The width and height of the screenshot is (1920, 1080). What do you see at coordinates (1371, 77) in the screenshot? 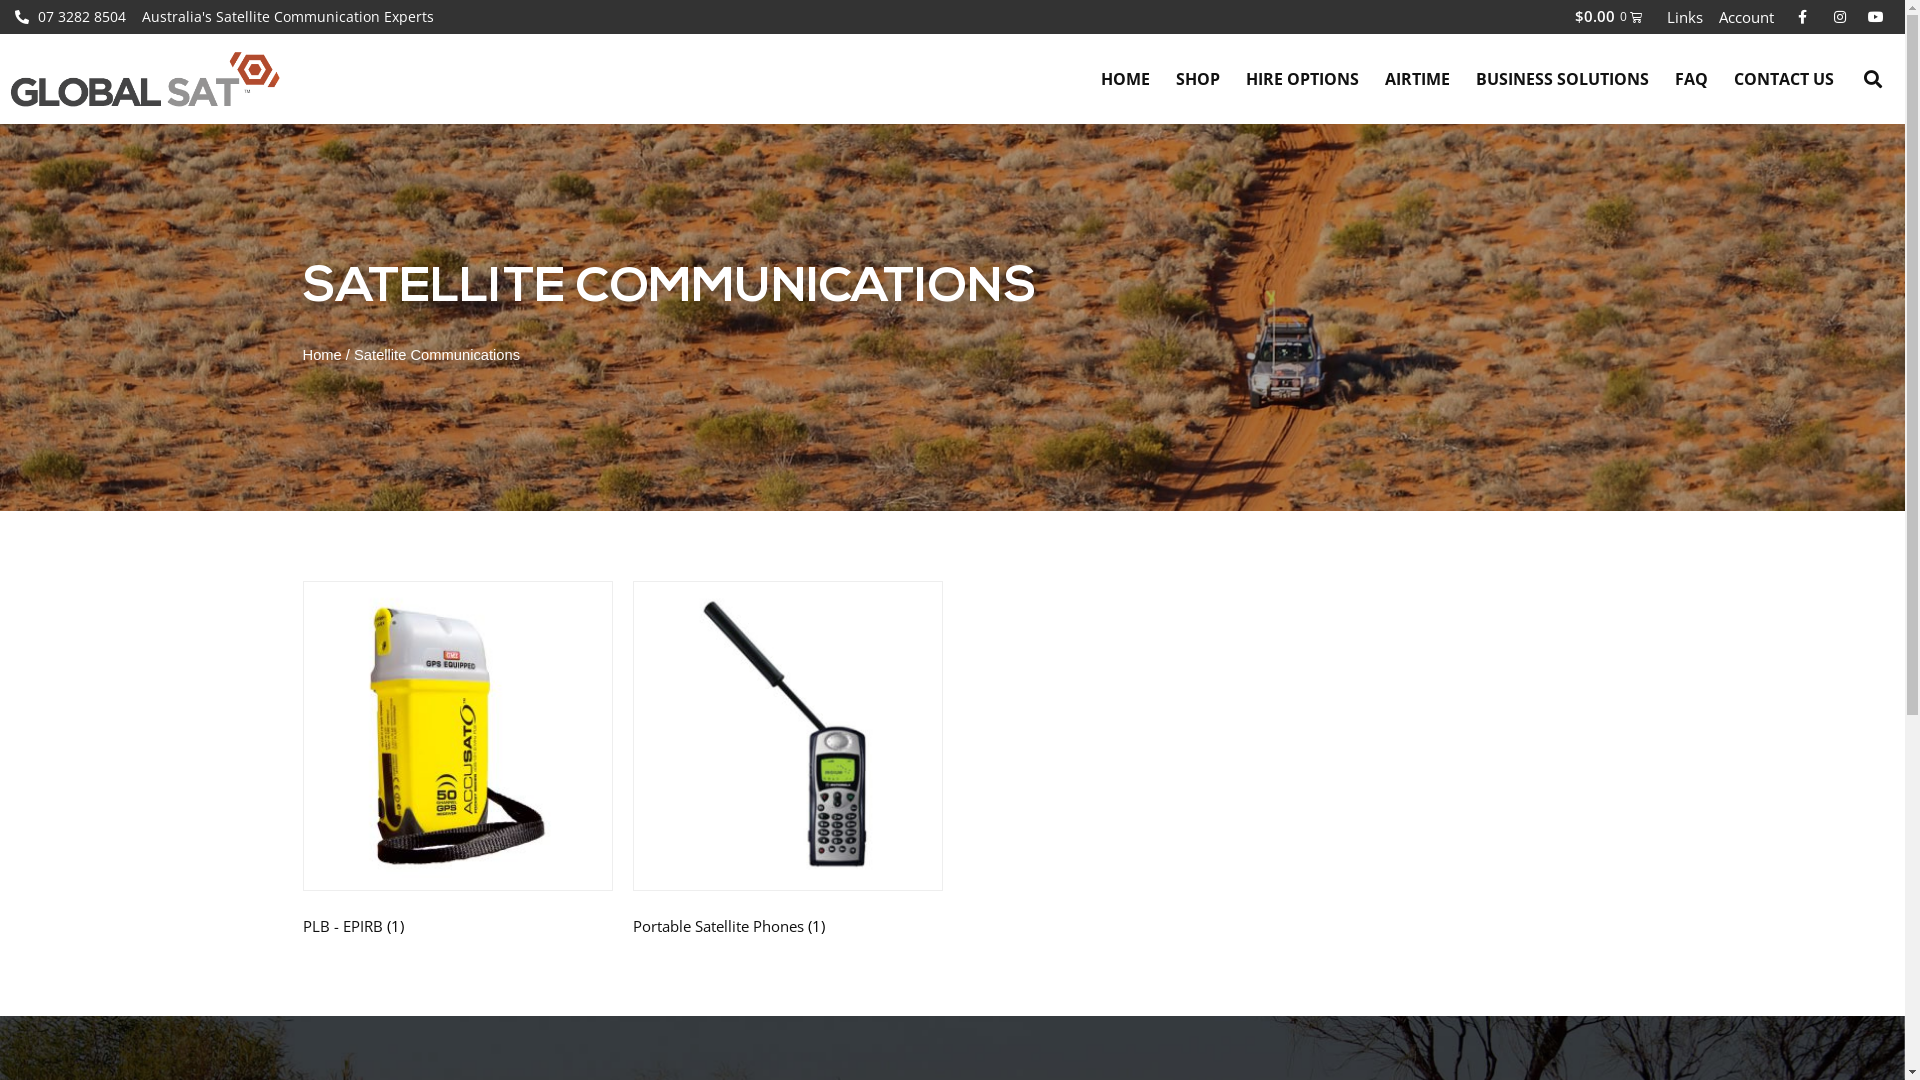
I see `'AIRTIME'` at bounding box center [1371, 77].